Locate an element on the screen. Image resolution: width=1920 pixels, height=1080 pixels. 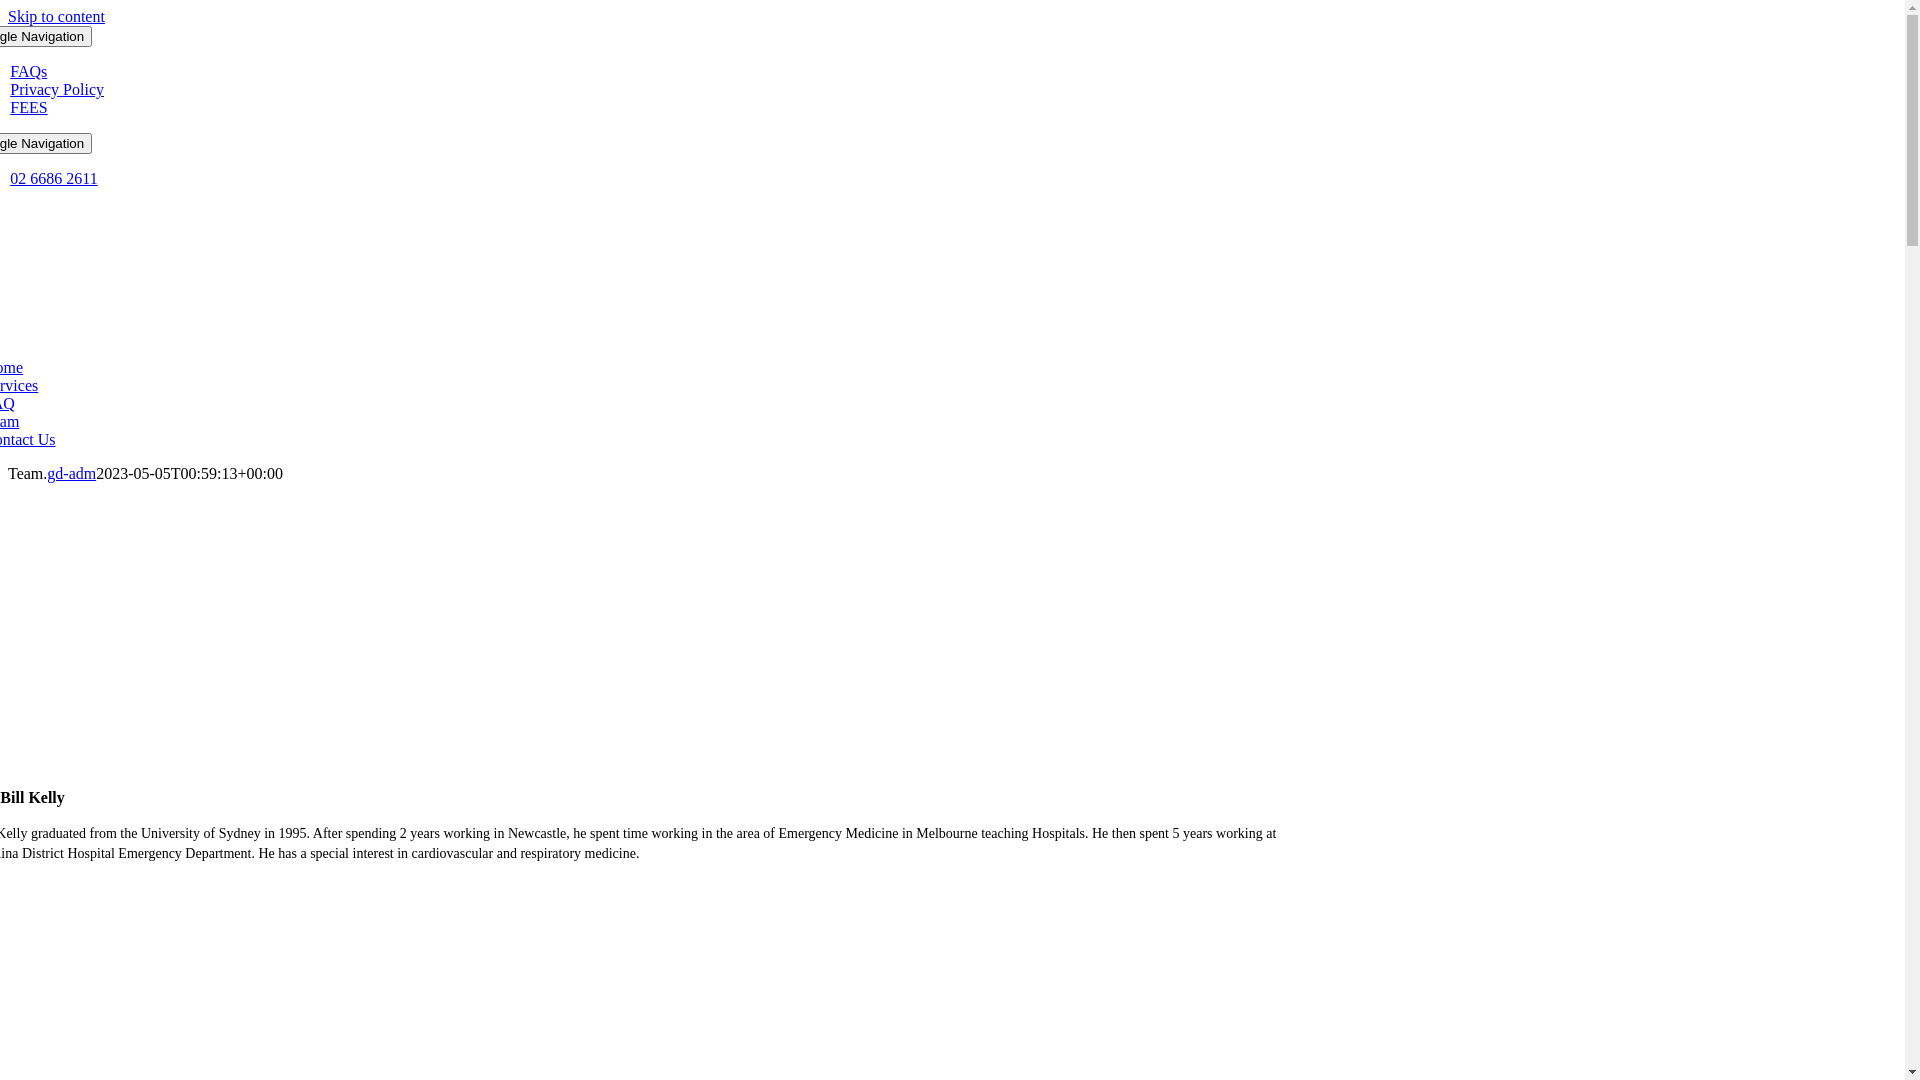
'Skip to content' is located at coordinates (56, 16).